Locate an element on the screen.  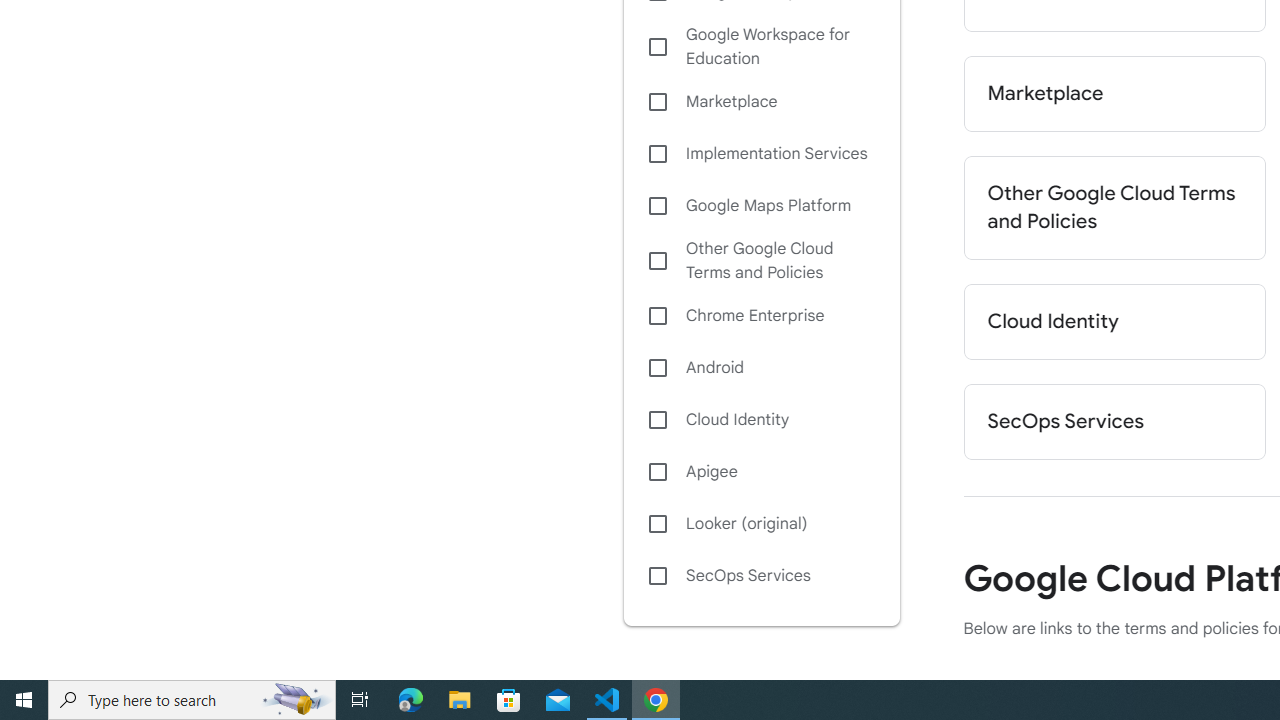
'Google Maps Platform' is located at coordinates (760, 205).